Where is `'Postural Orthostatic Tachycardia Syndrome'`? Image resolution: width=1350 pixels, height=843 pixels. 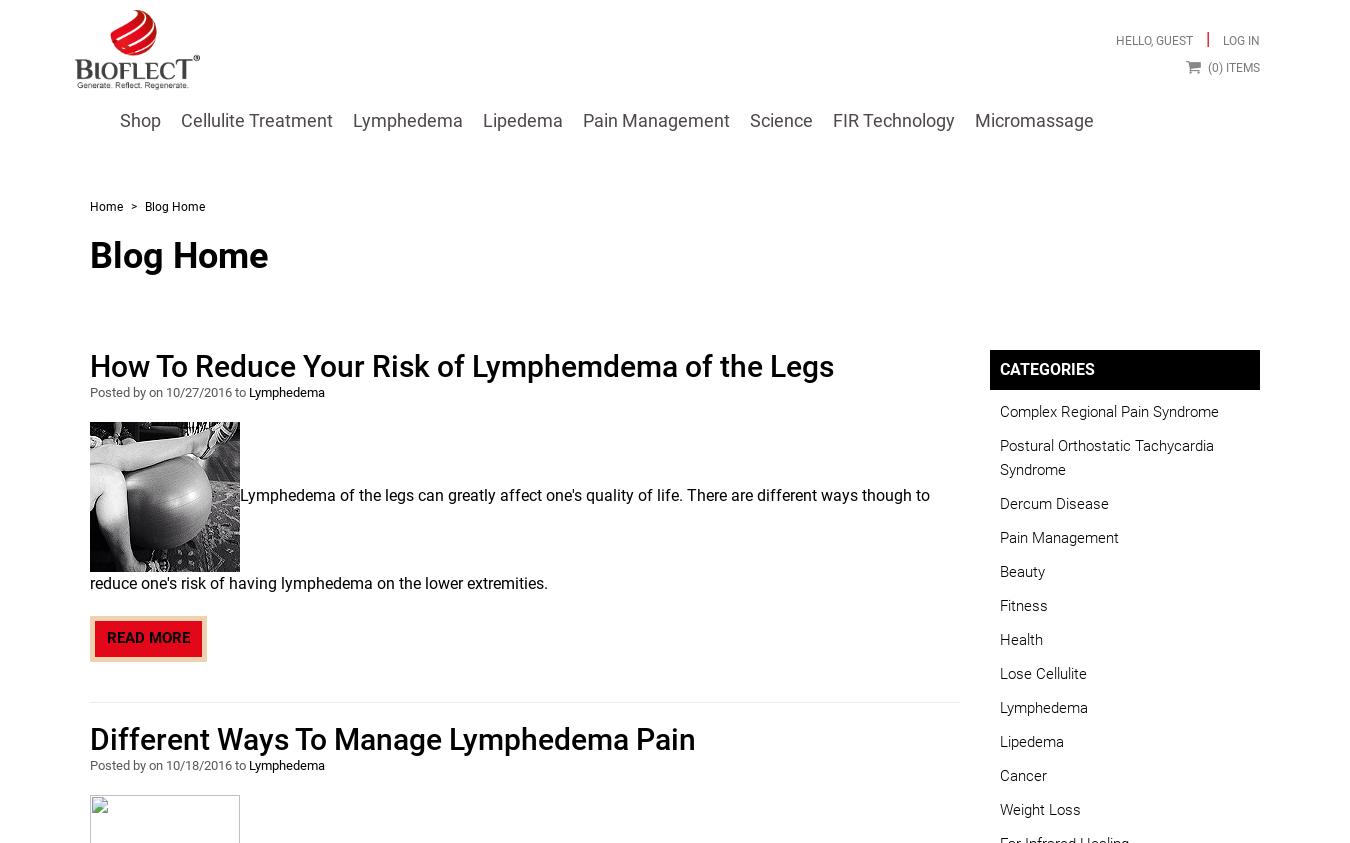 'Postural Orthostatic Tachycardia Syndrome' is located at coordinates (1107, 456).